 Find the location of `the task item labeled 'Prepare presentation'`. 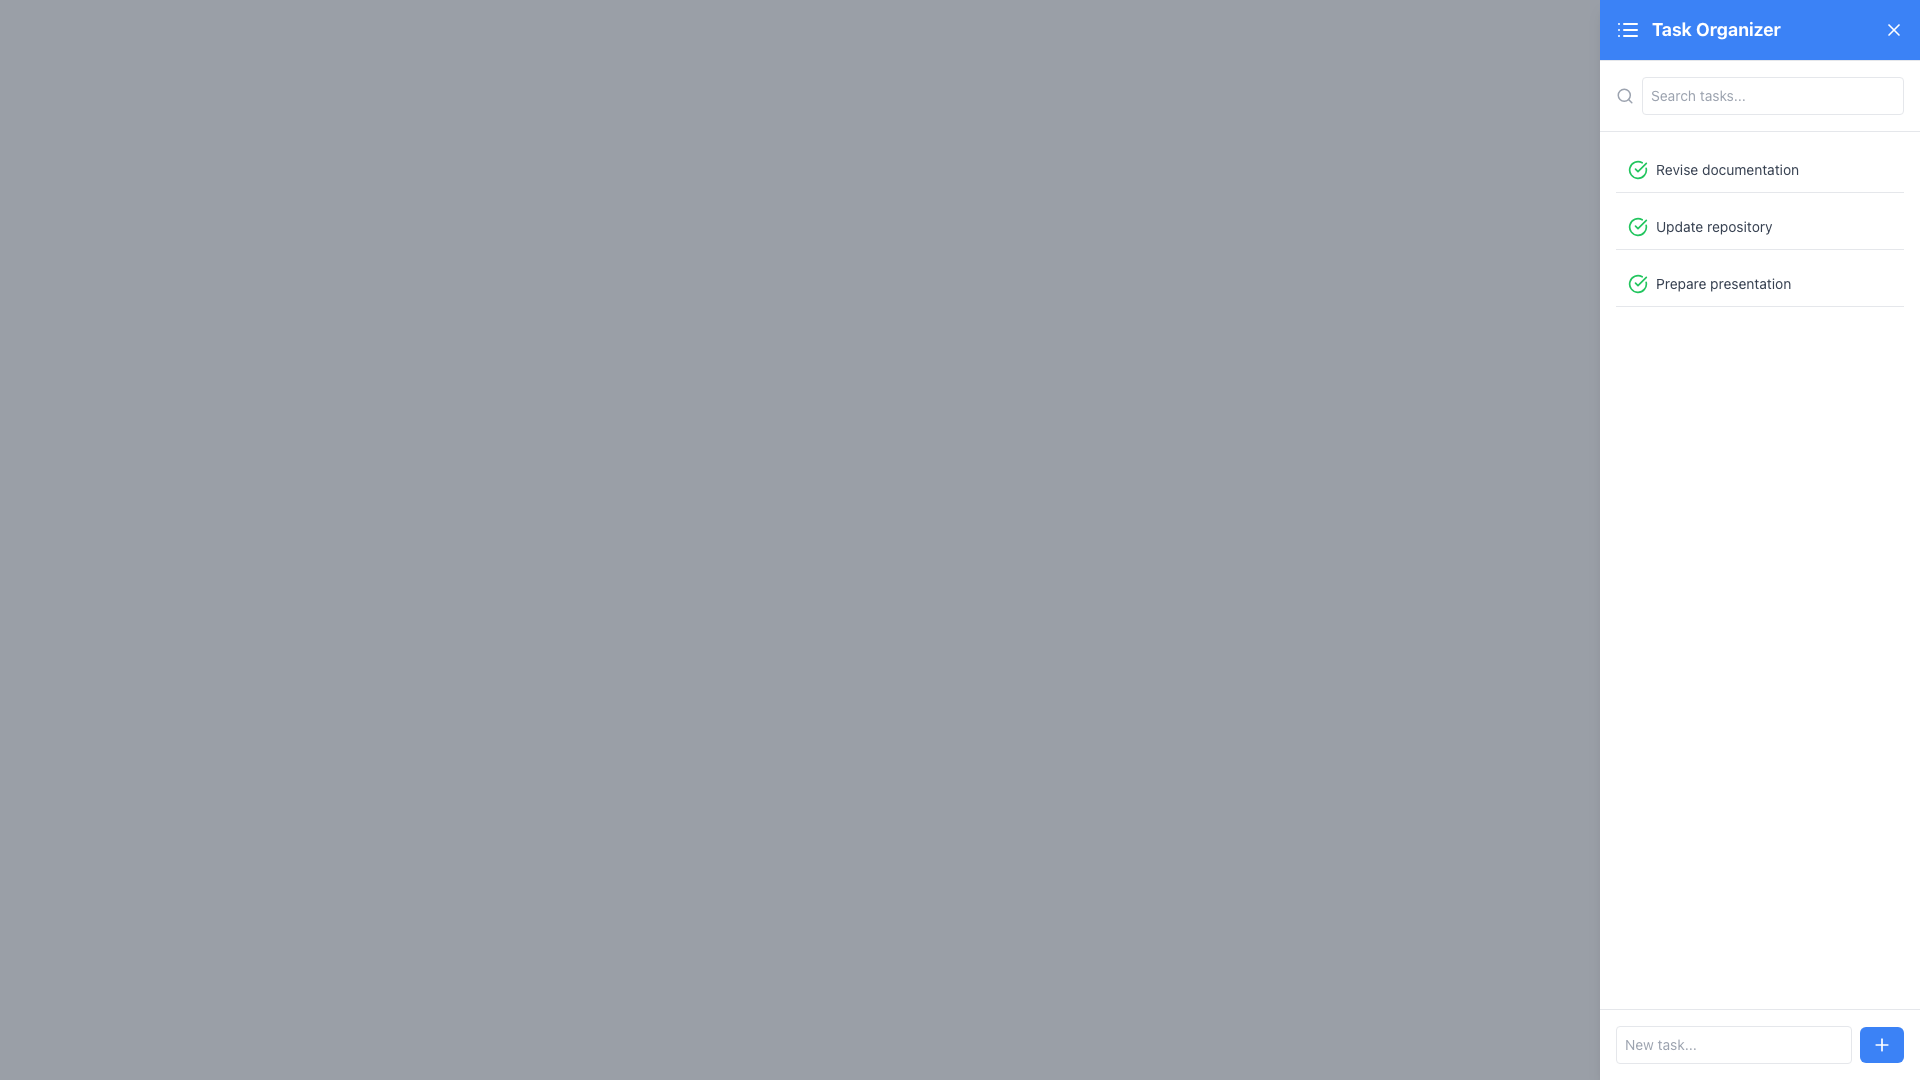

the task item labeled 'Prepare presentation' is located at coordinates (1760, 284).